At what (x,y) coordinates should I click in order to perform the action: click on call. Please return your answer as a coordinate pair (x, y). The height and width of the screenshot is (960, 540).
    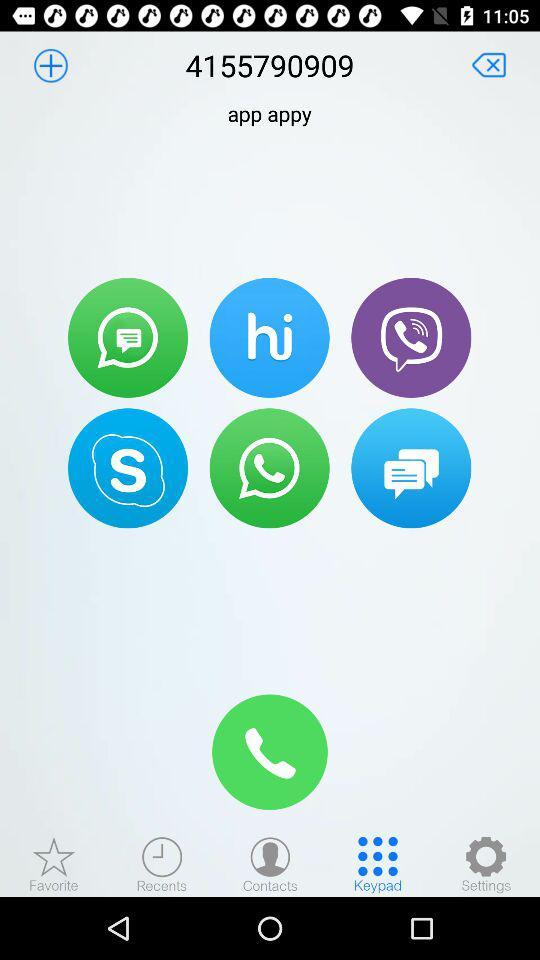
    Looking at the image, I should click on (410, 337).